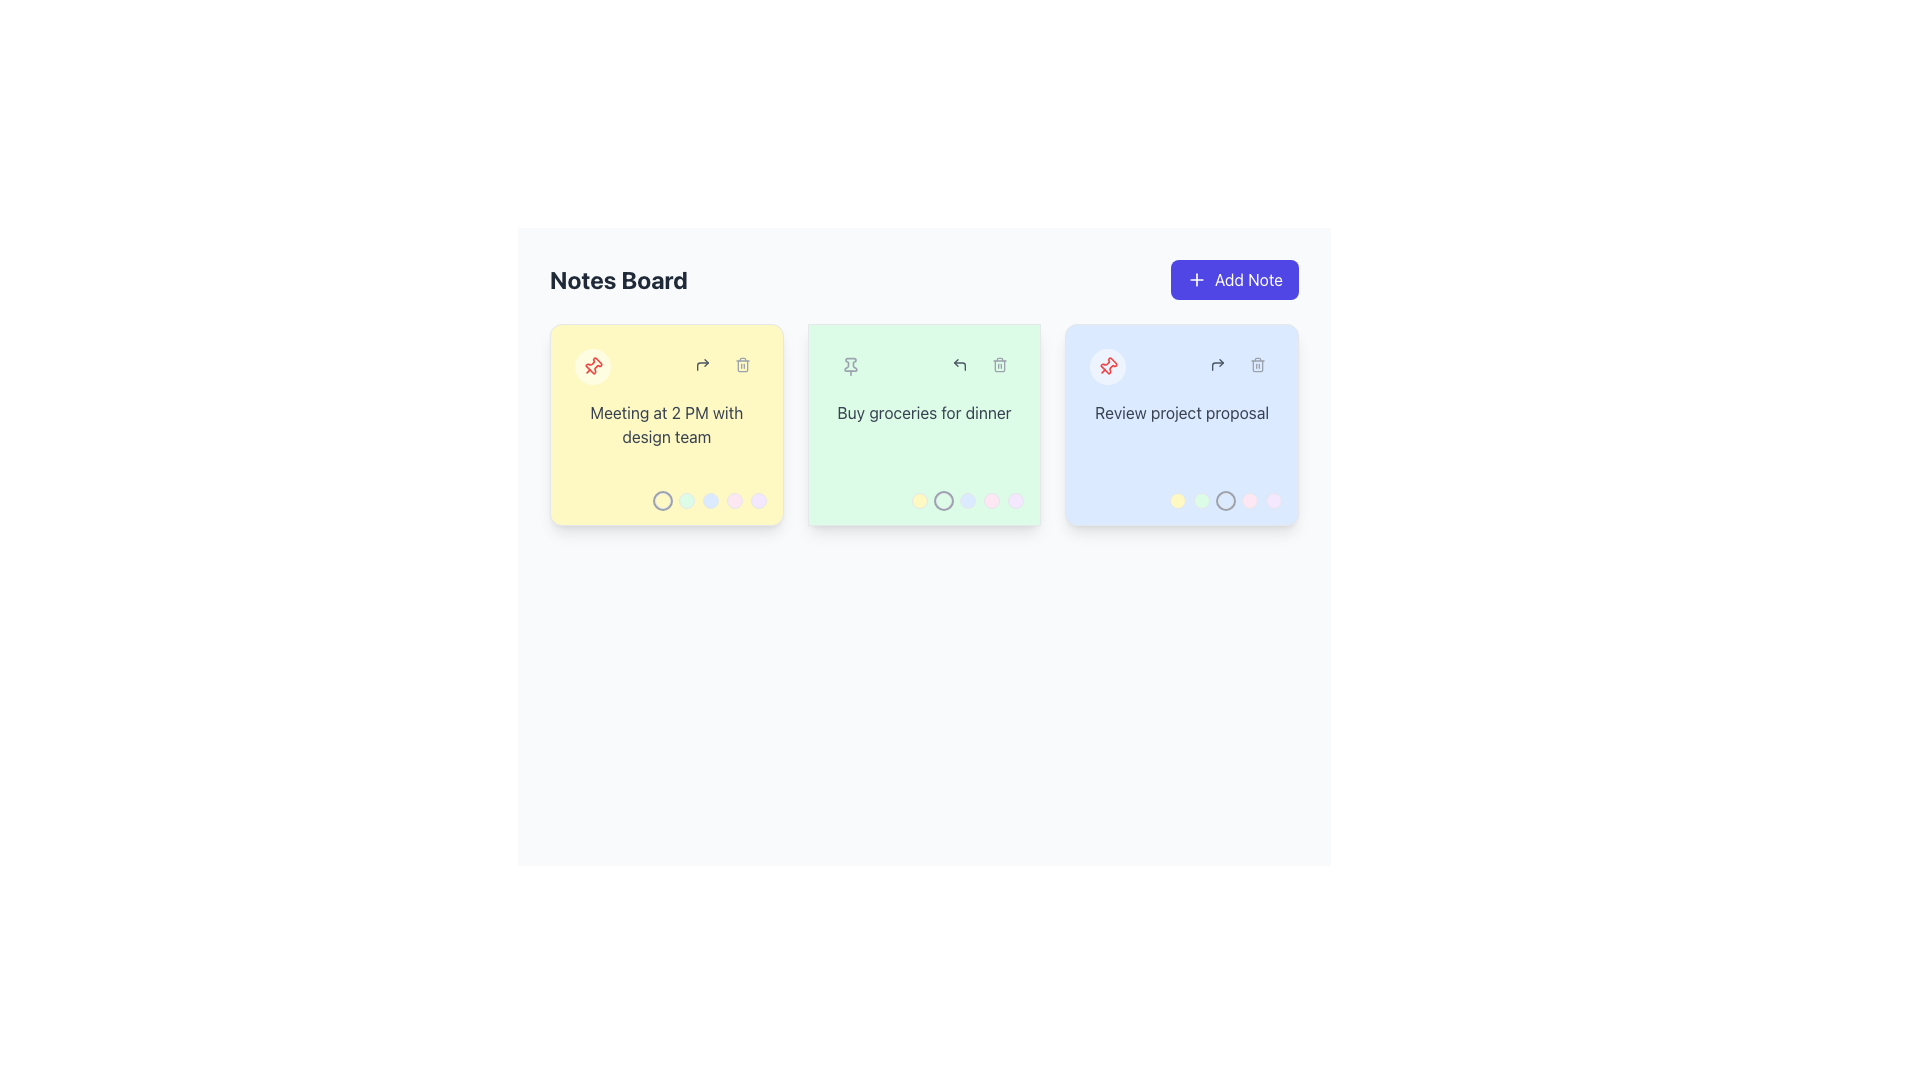  Describe the element at coordinates (1182, 423) in the screenshot. I see `one of the color circles in the interactive card component with a blue background that displays 'Review project proposal'` at that location.